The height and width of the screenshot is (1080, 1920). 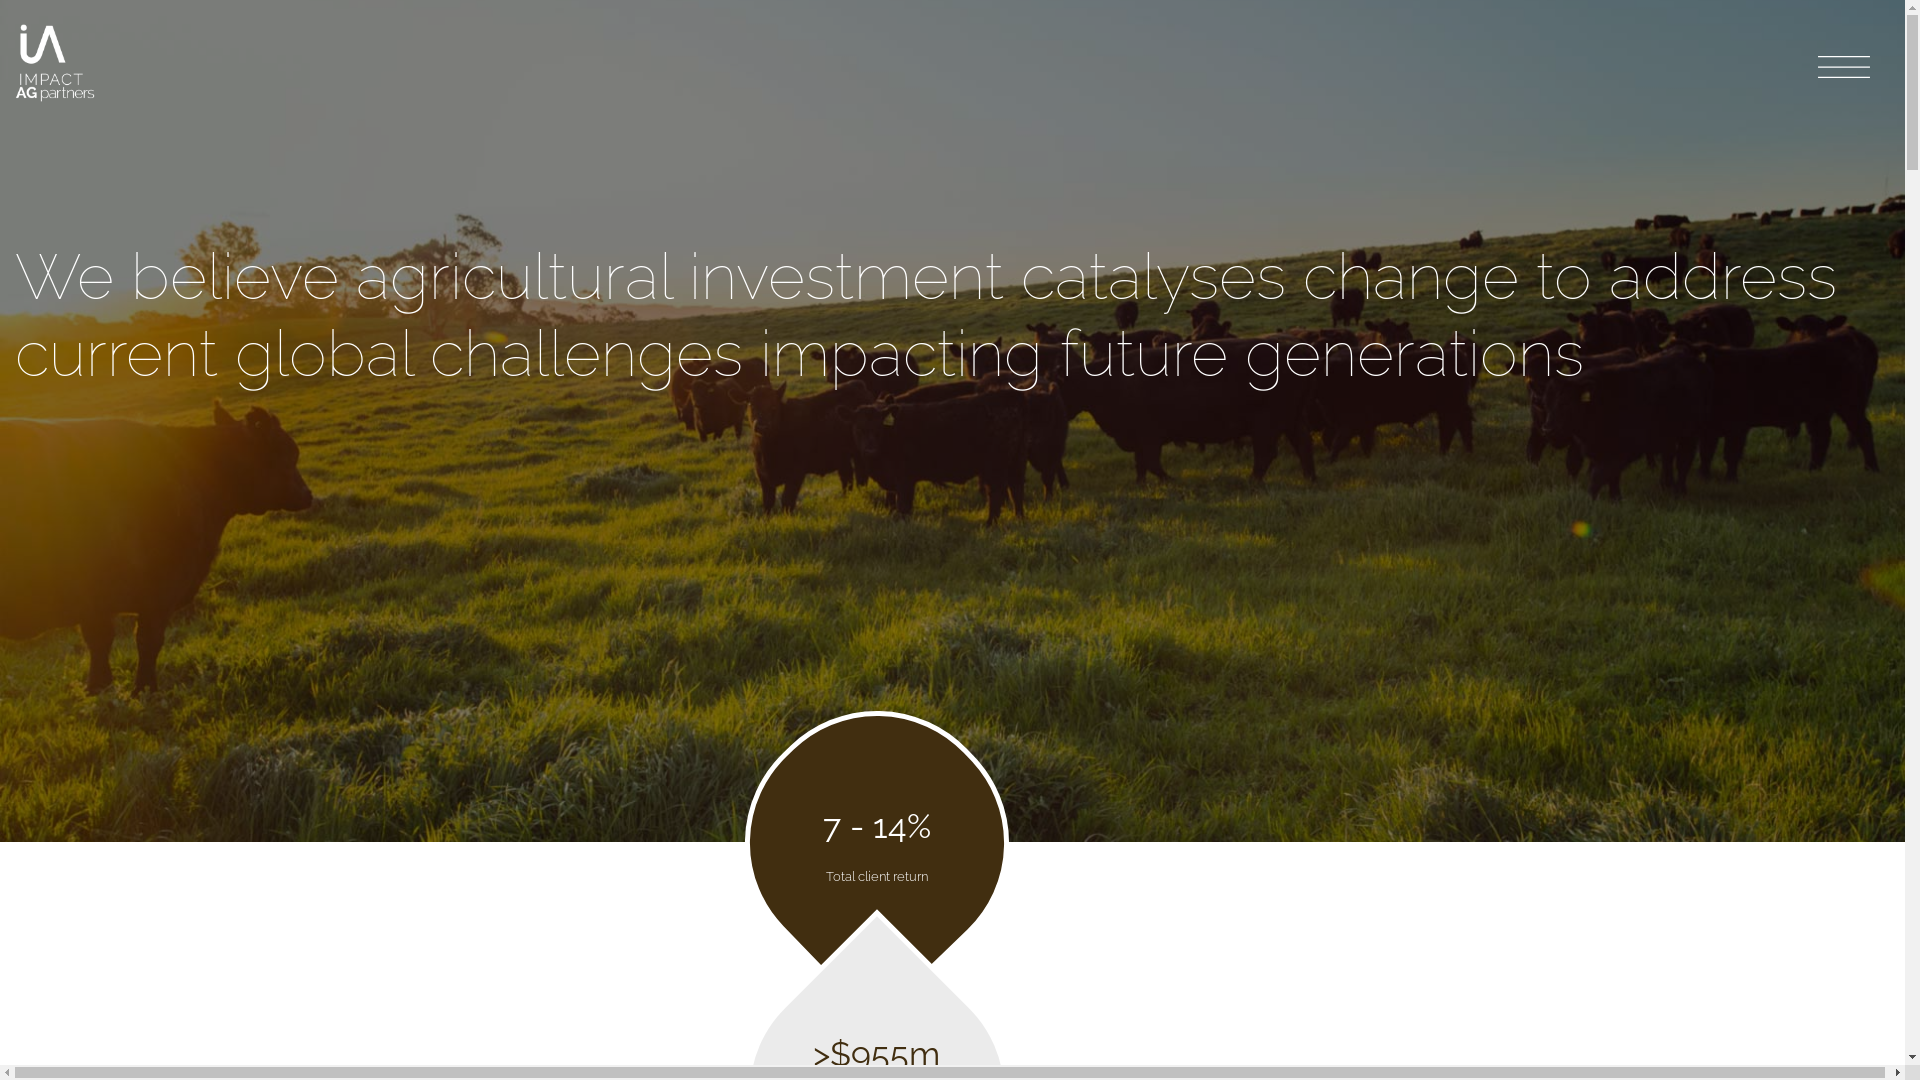 What do you see at coordinates (877, 837) in the screenshot?
I see `'7 - 14%` at bounding box center [877, 837].